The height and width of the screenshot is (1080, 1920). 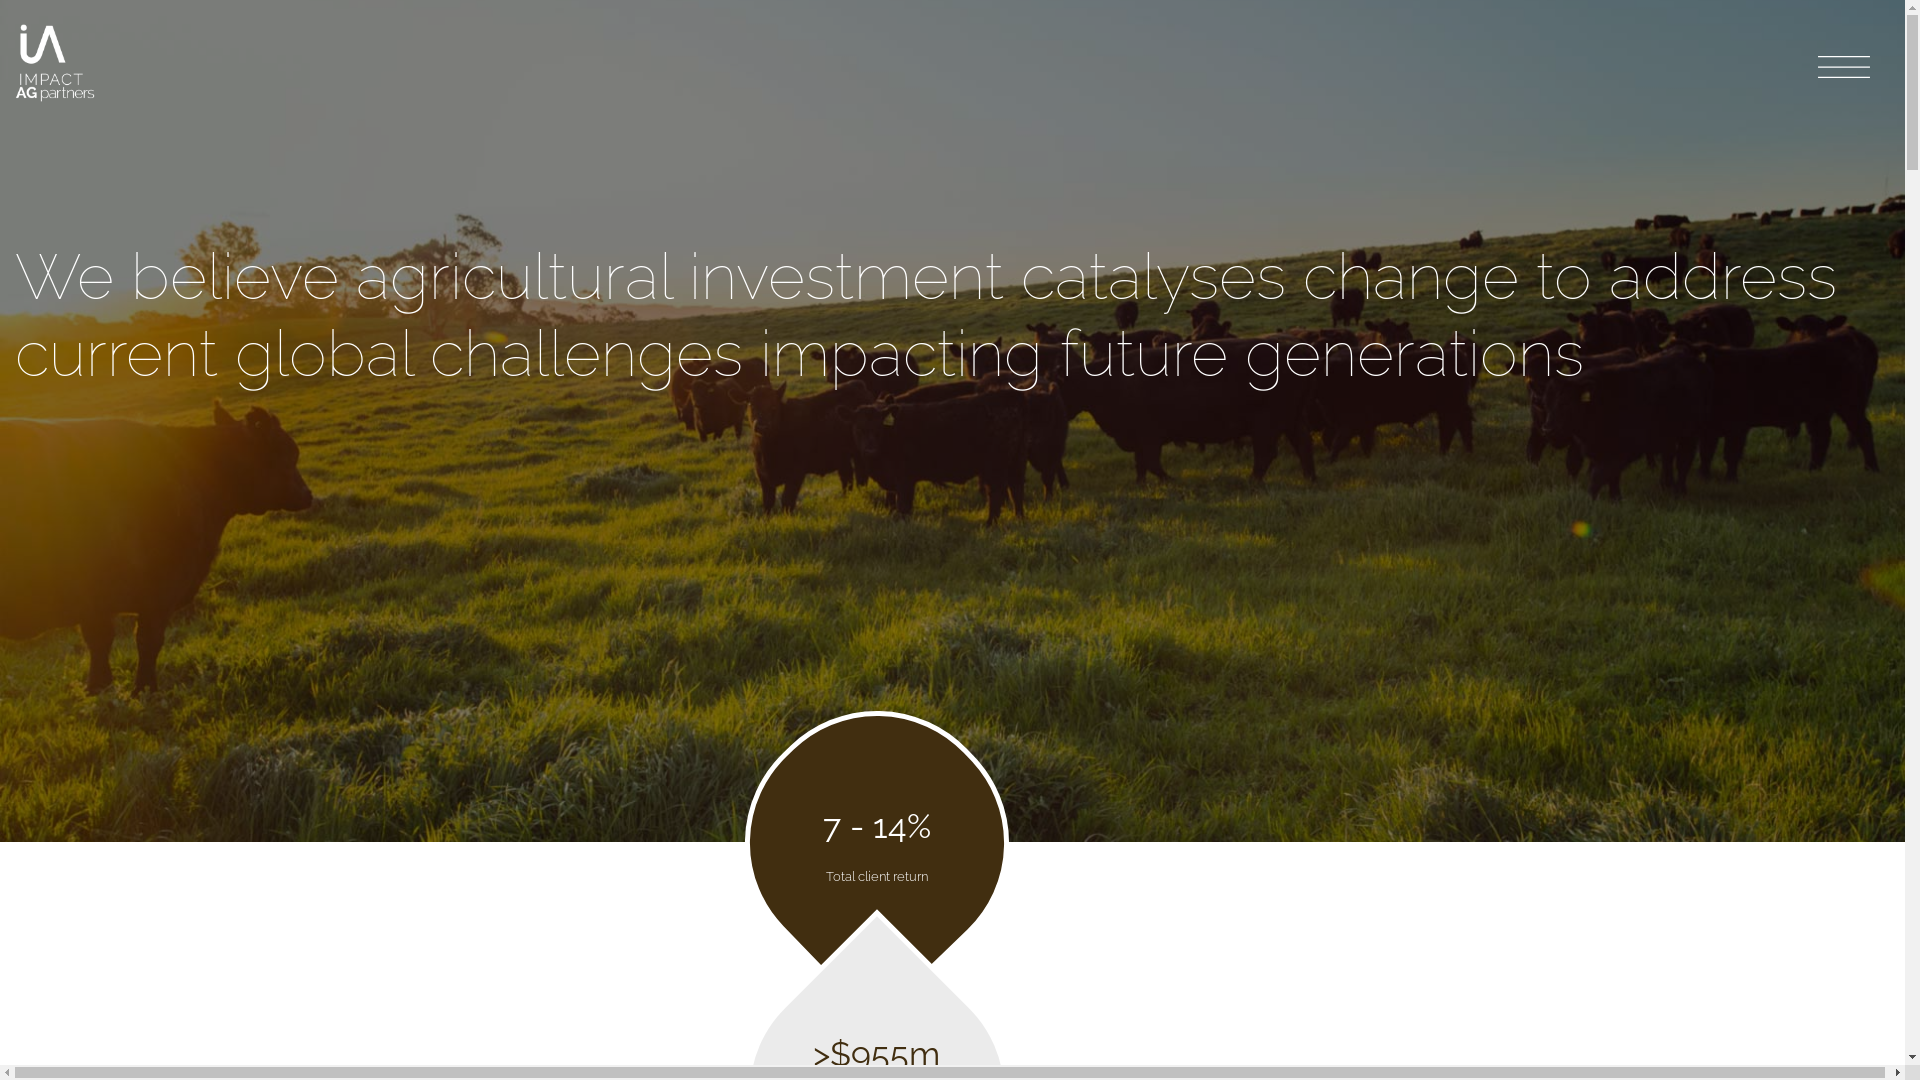 What do you see at coordinates (877, 837) in the screenshot?
I see `'7 - 14%` at bounding box center [877, 837].